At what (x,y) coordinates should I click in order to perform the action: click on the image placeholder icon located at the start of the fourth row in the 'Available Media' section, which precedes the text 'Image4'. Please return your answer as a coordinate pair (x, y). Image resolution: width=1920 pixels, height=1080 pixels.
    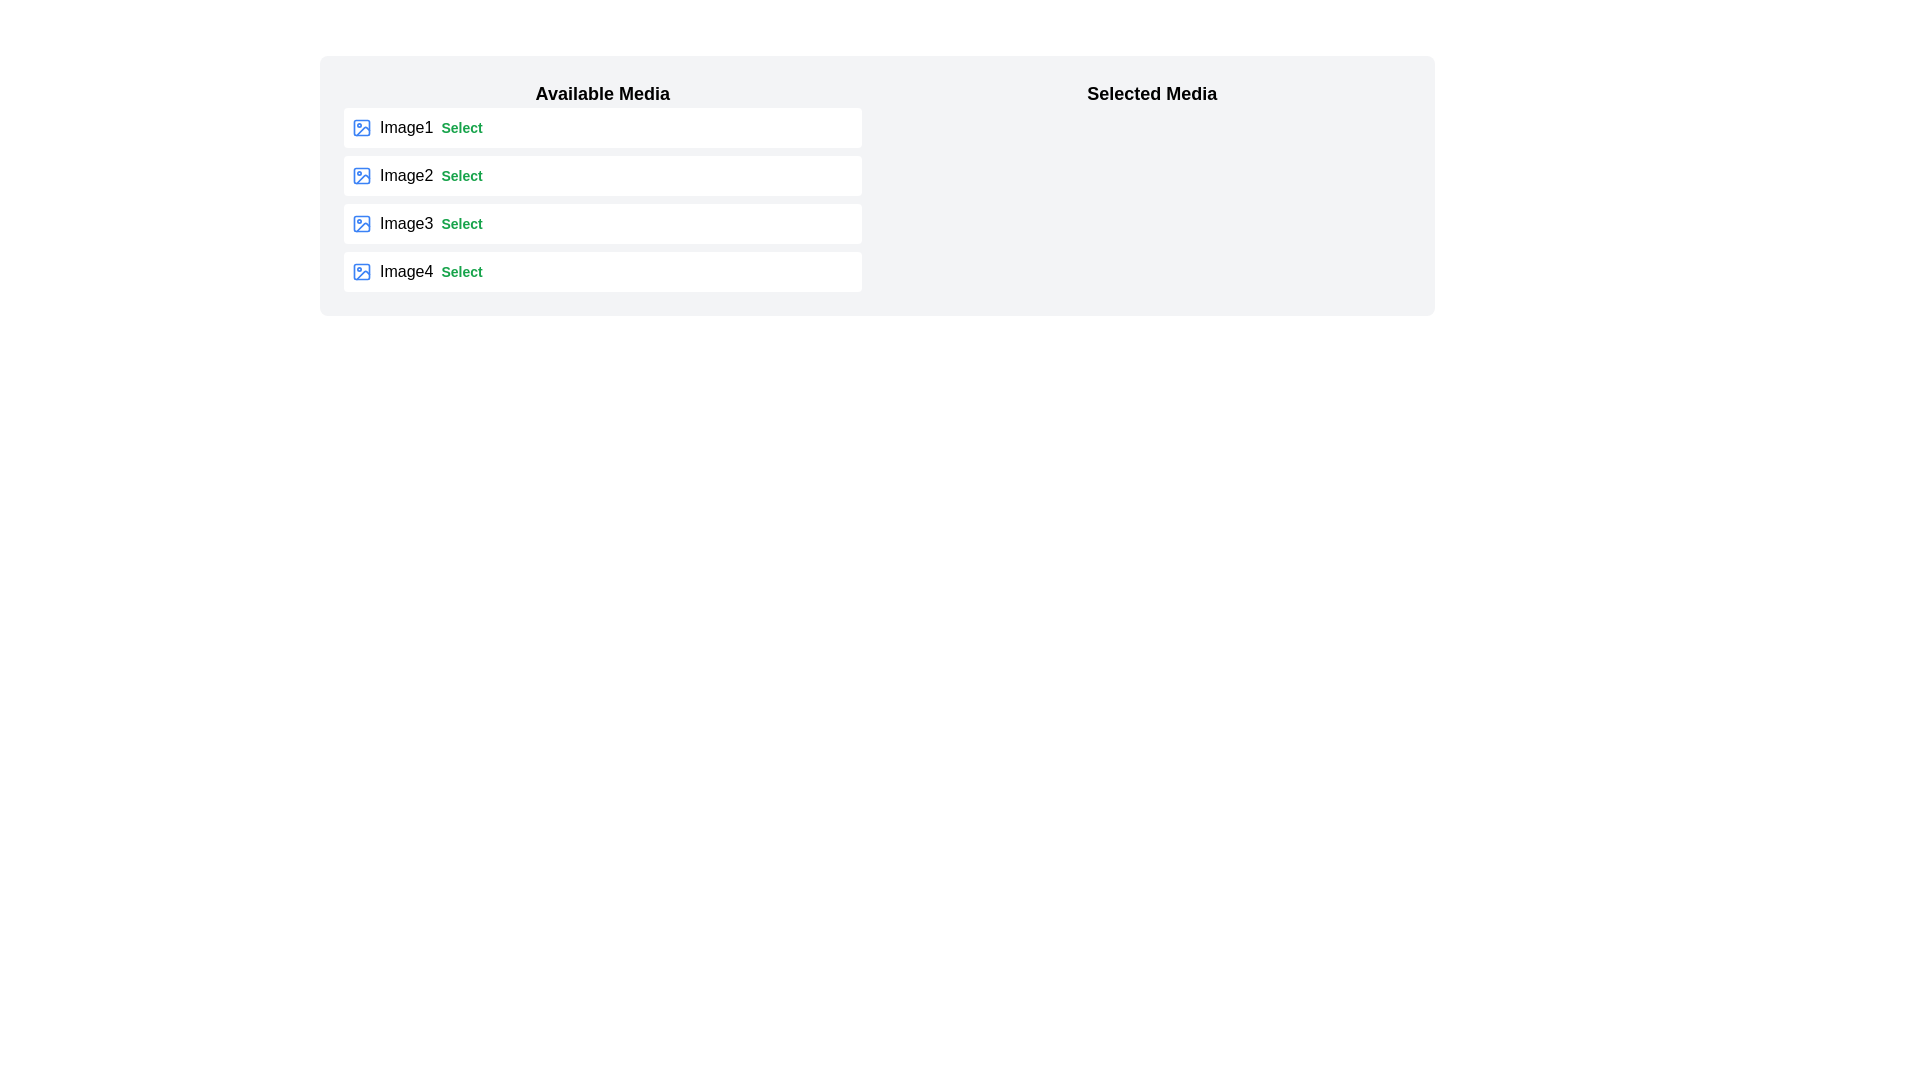
    Looking at the image, I should click on (361, 272).